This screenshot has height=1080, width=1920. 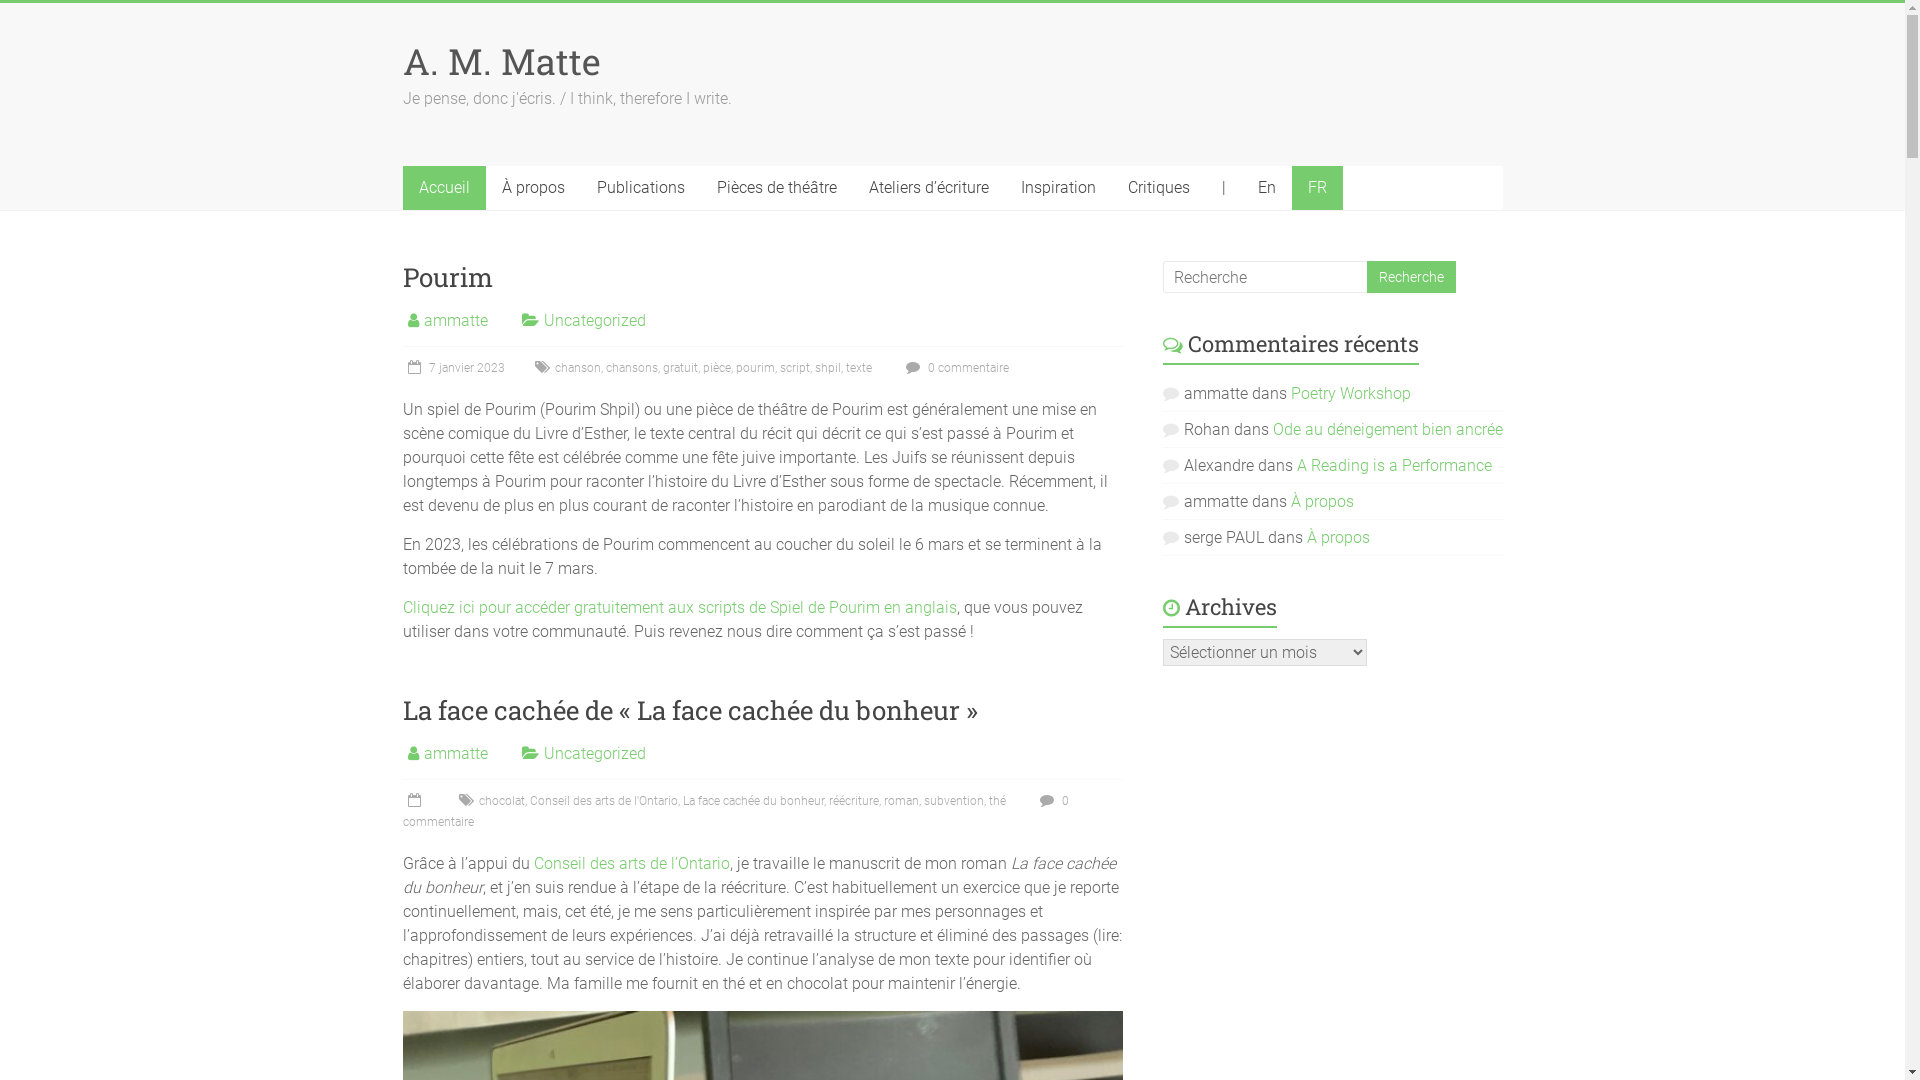 I want to click on 'gratuit', so click(x=679, y=367).